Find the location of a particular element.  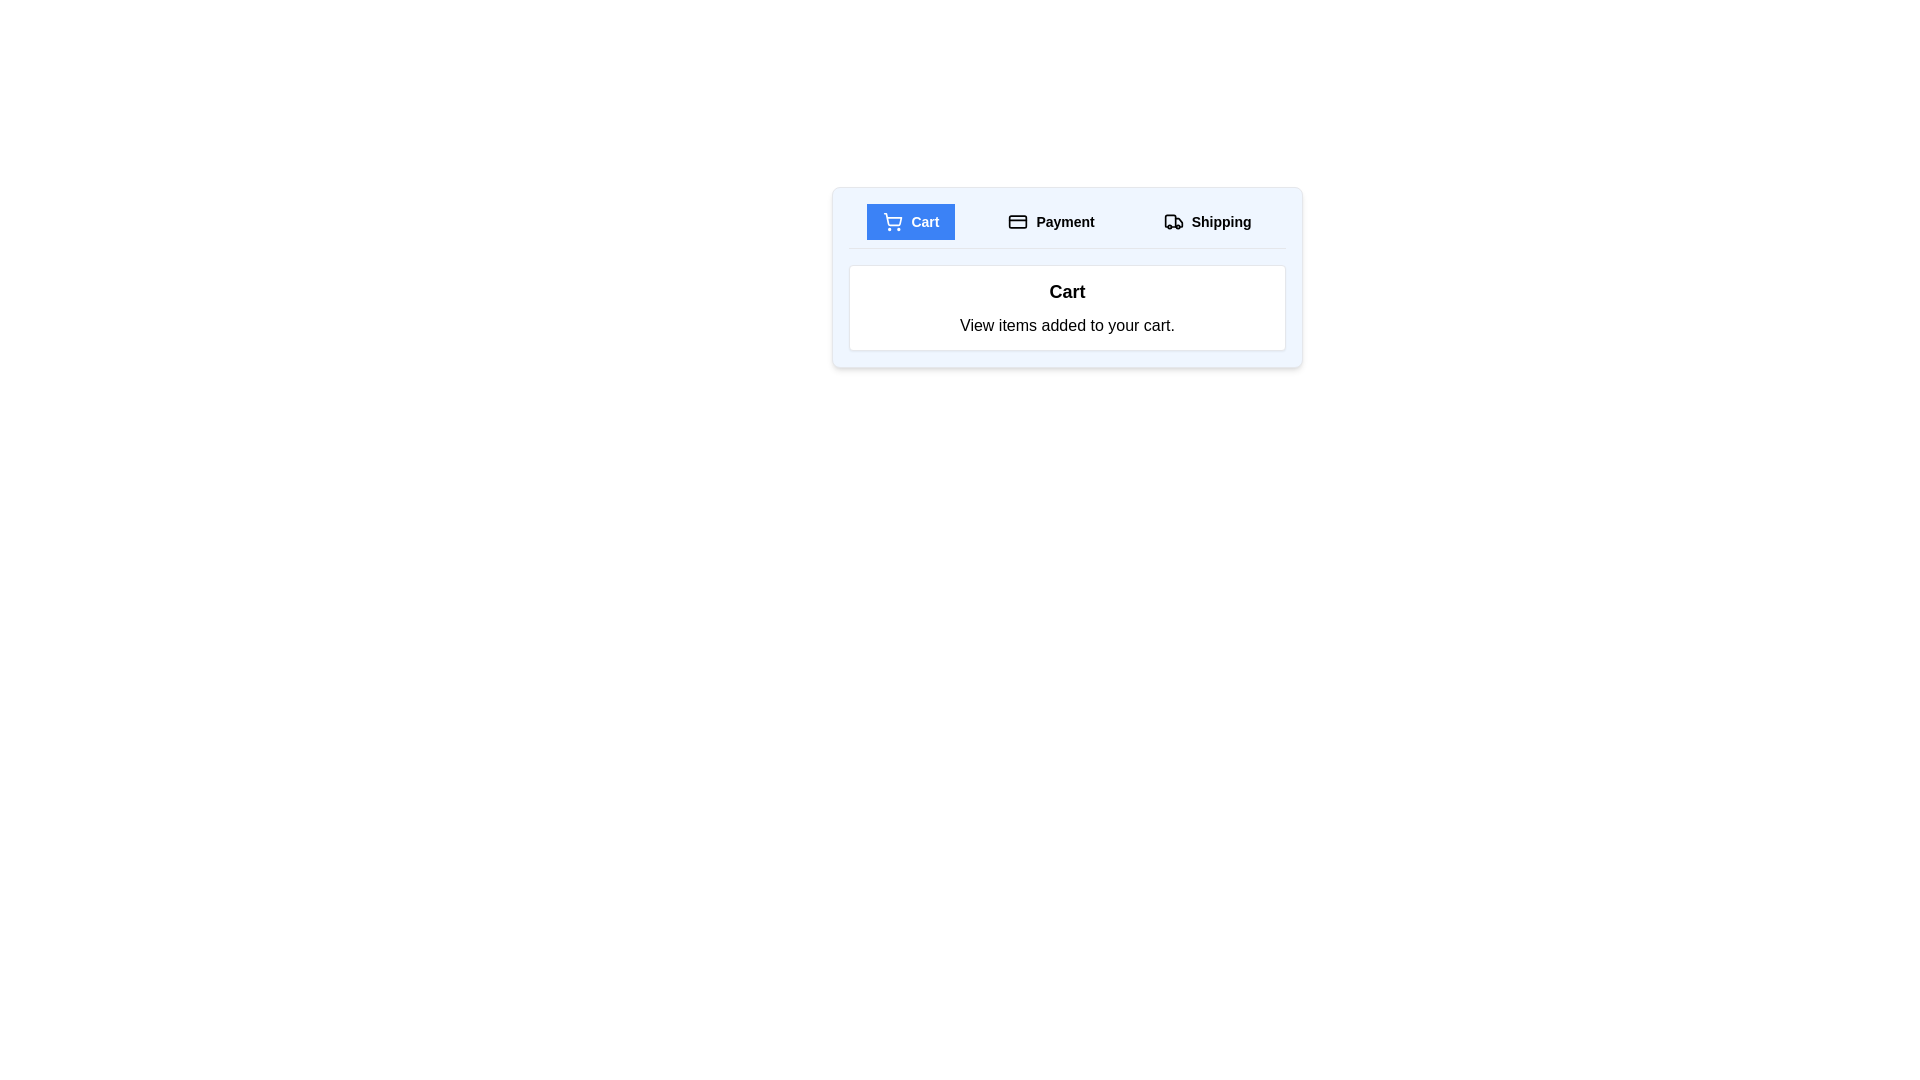

the Cart tab to switch to its content is located at coordinates (910, 222).